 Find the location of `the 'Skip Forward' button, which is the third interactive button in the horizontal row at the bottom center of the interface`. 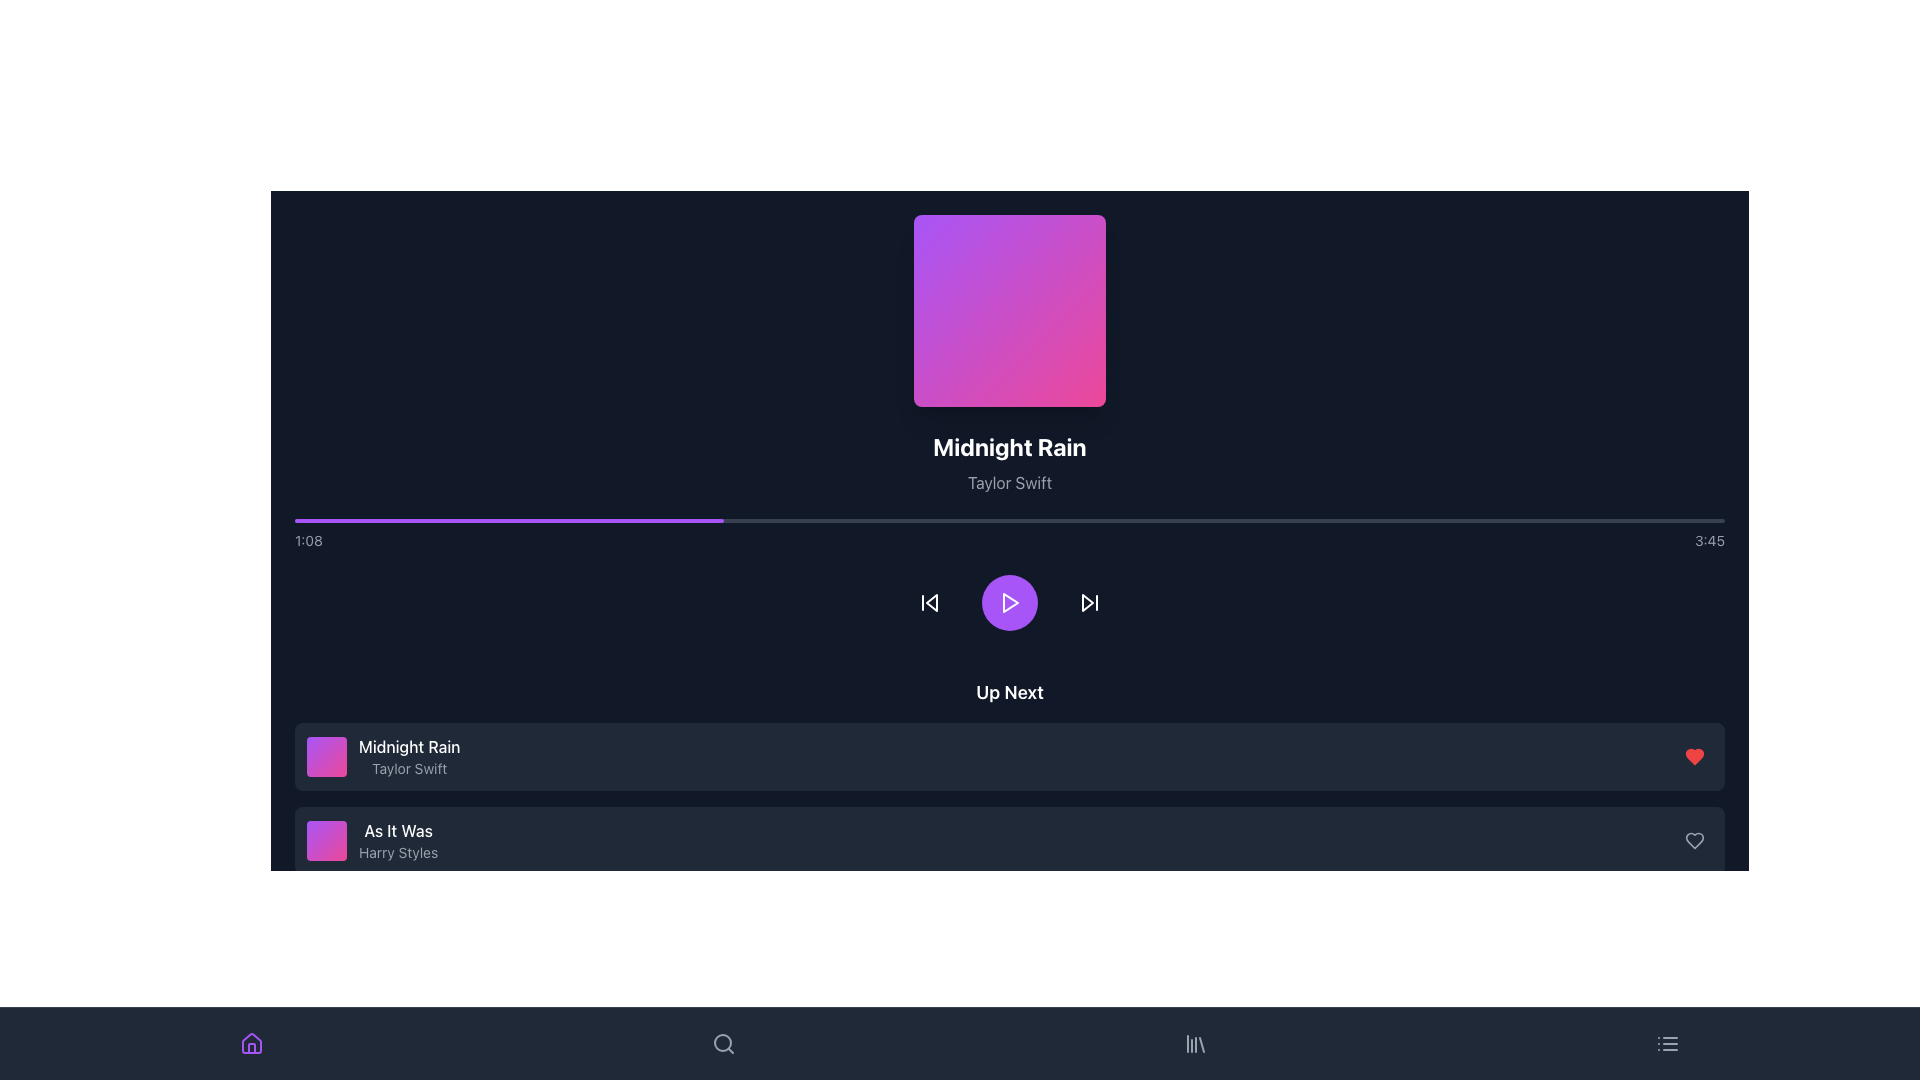

the 'Skip Forward' button, which is the third interactive button in the horizontal row at the bottom center of the interface is located at coordinates (1088, 601).